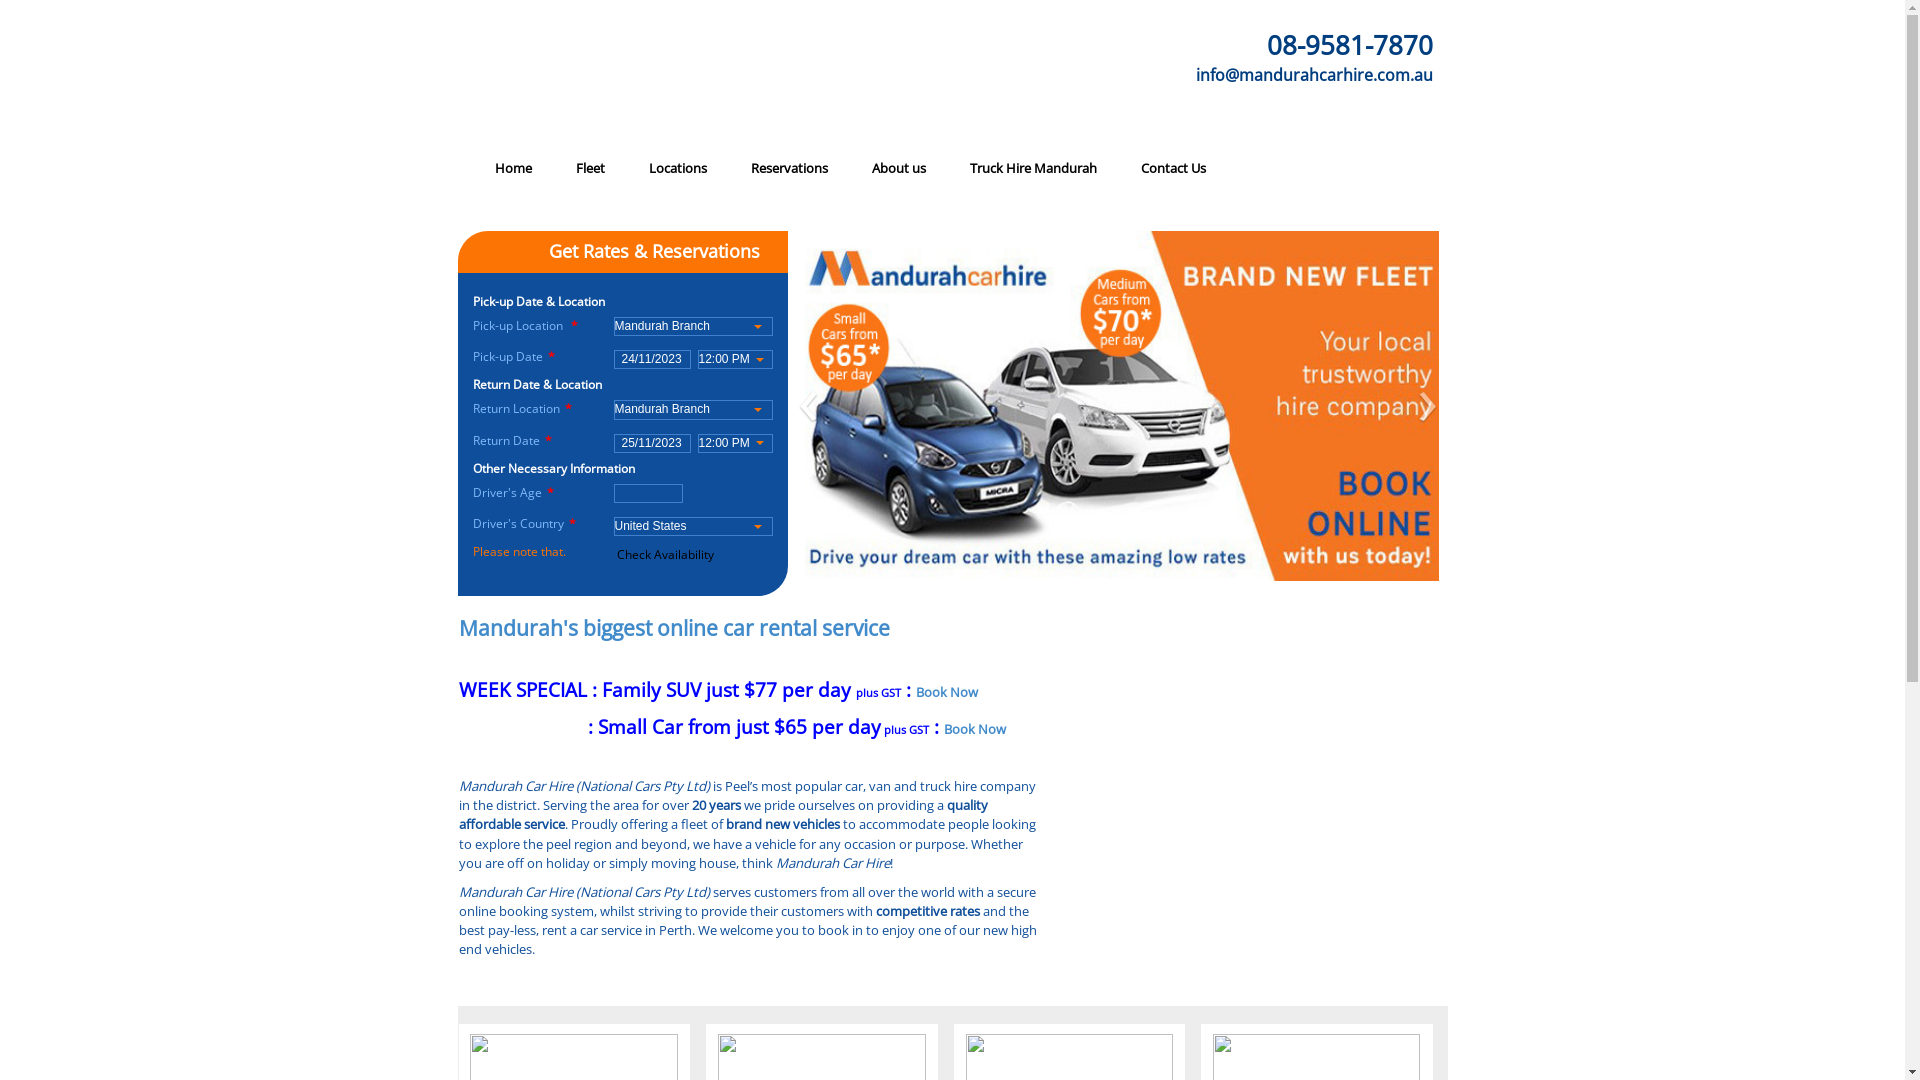 The width and height of the screenshot is (1920, 1080). Describe the element at coordinates (787, 167) in the screenshot. I see `'Reservations'` at that location.